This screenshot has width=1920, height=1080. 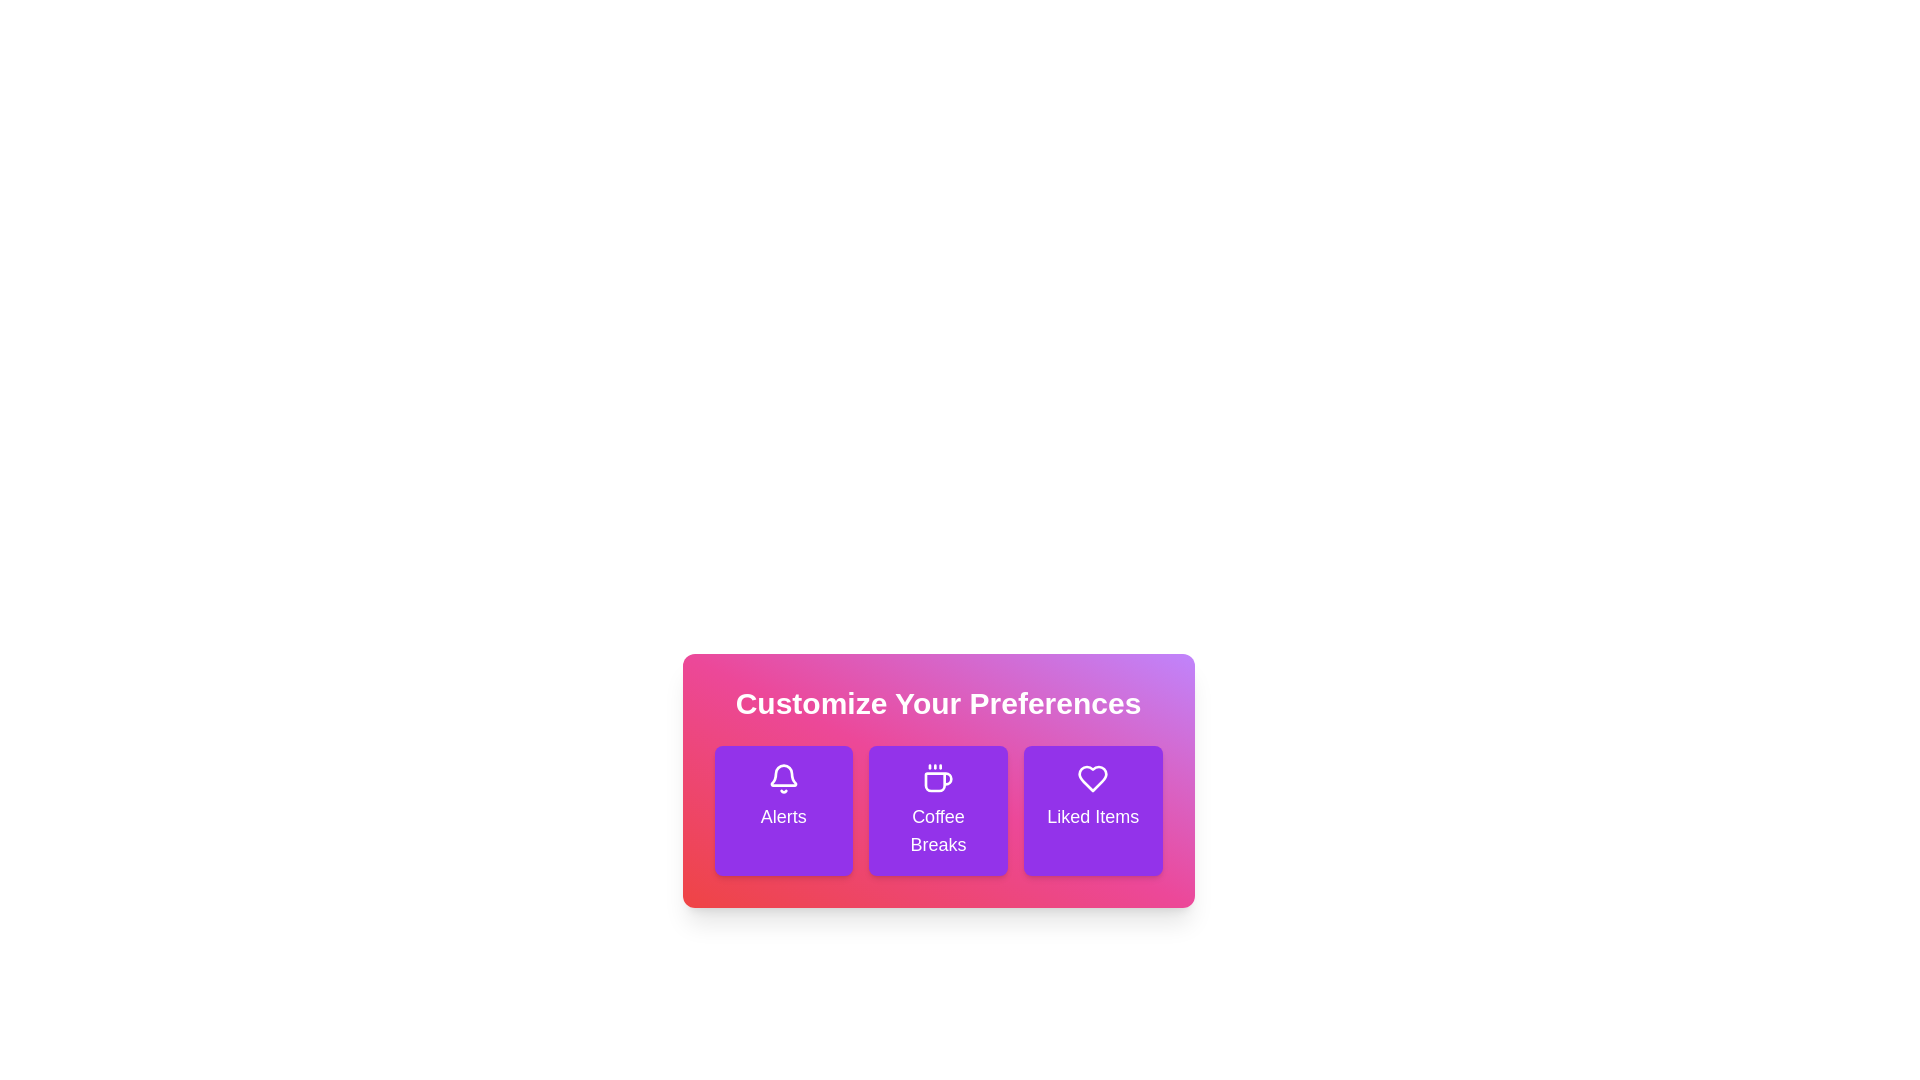 I want to click on the 'Coffee Breaks' icon represented by a coffee cup, located in the middle button of the horizontally aligned options group, so click(x=938, y=781).